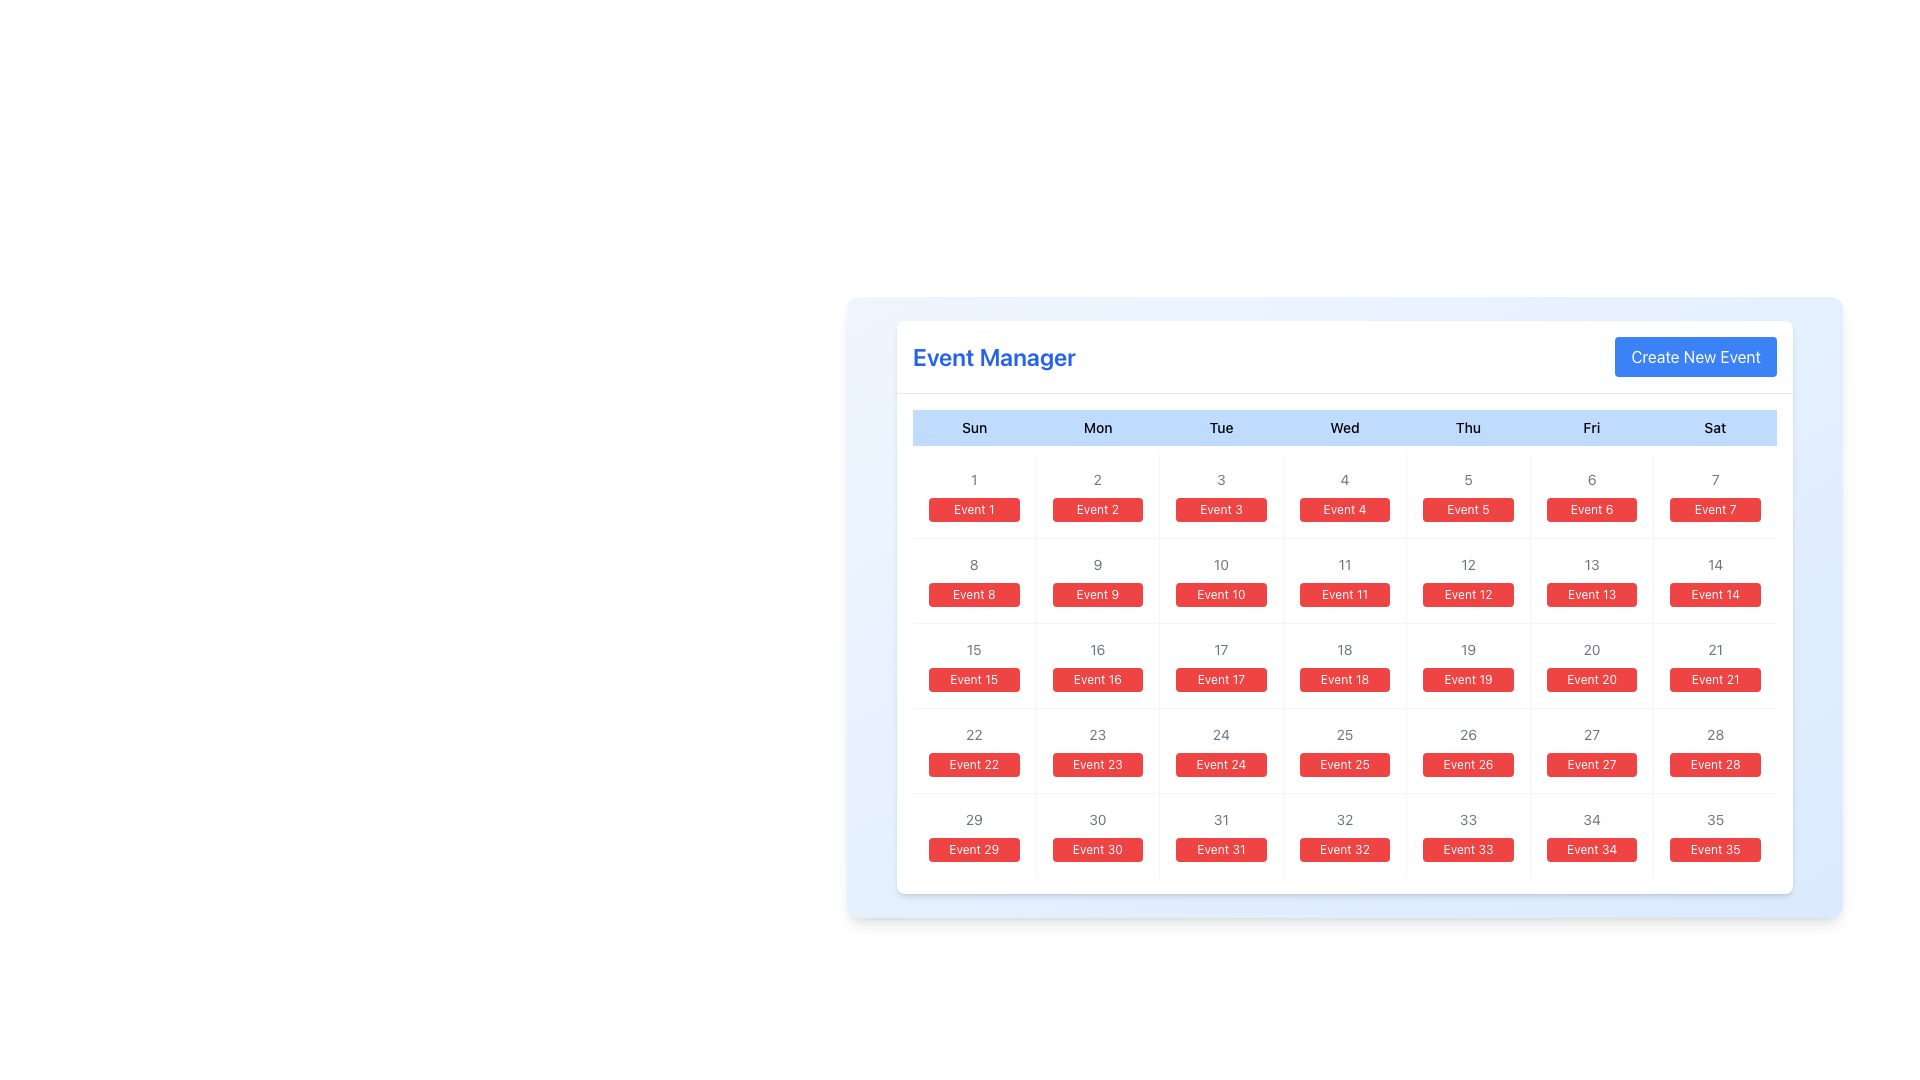 The image size is (1920, 1080). I want to click on the Text Label element with a red background and white text that reads 'Event 13', located in the calendar interface under the date number 13, so click(1591, 593).